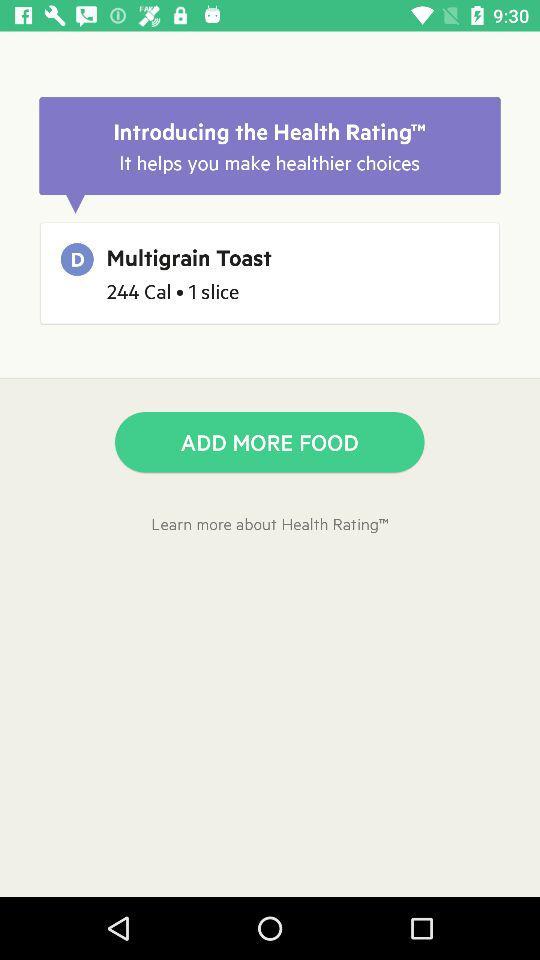 This screenshot has height=960, width=540. I want to click on the learn more about, so click(270, 522).